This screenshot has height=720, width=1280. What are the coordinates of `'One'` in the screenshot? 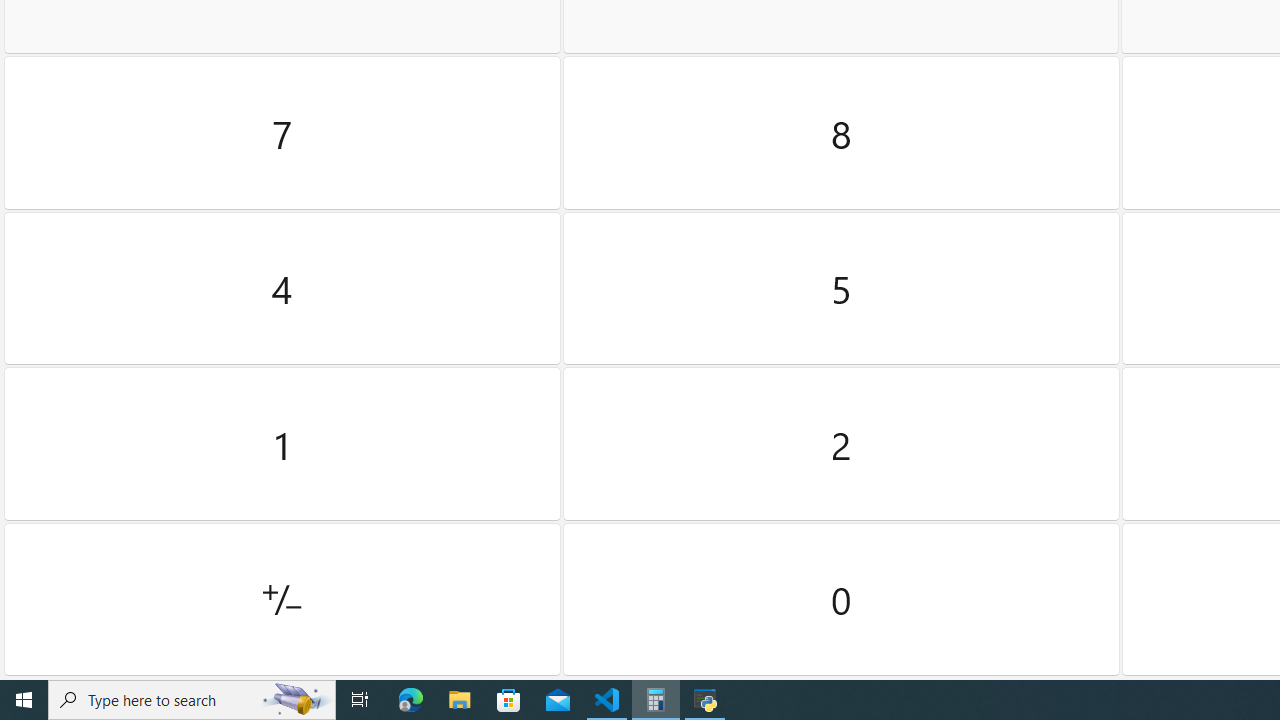 It's located at (281, 443).